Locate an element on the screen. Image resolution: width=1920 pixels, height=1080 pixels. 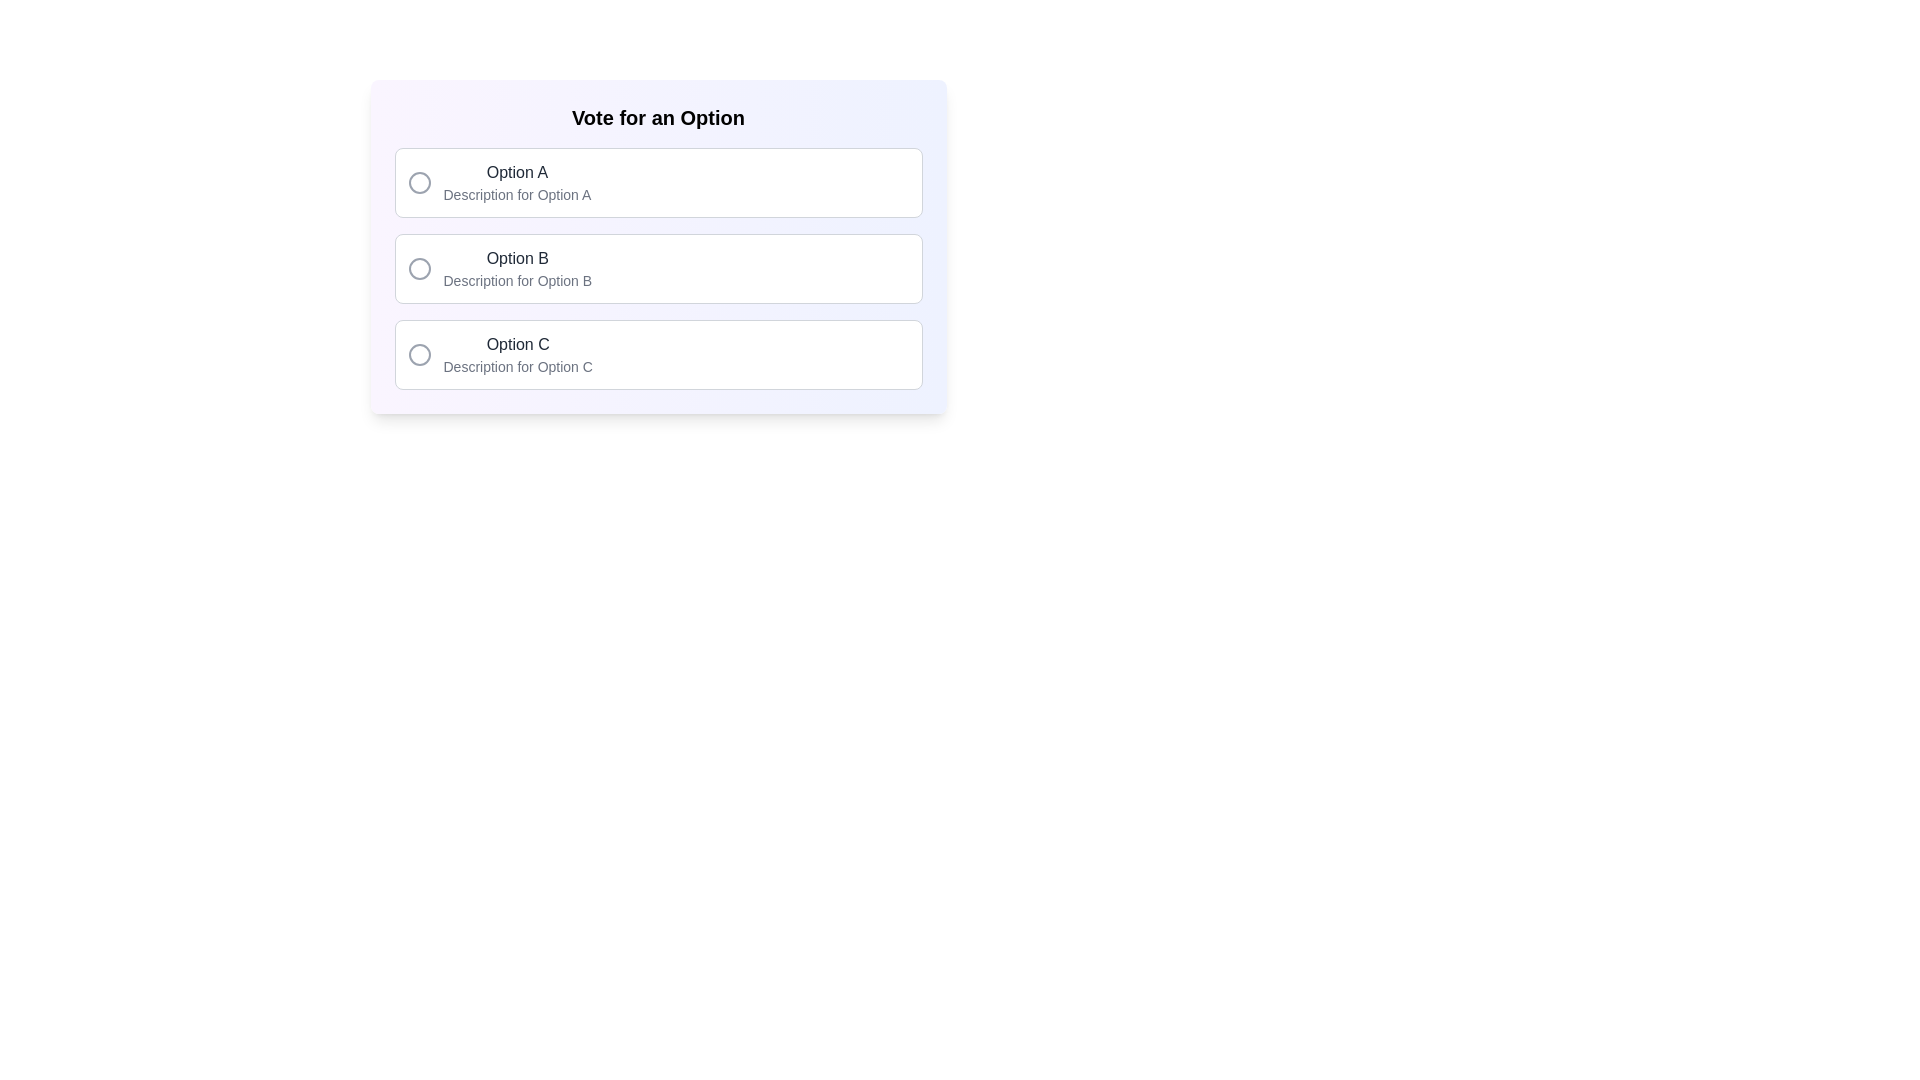
the options provided in the dialog-style interface containing a heading 'Vote for an Option' and a list of selectable items, characterized by a light gradient background from purple to indigo is located at coordinates (658, 245).